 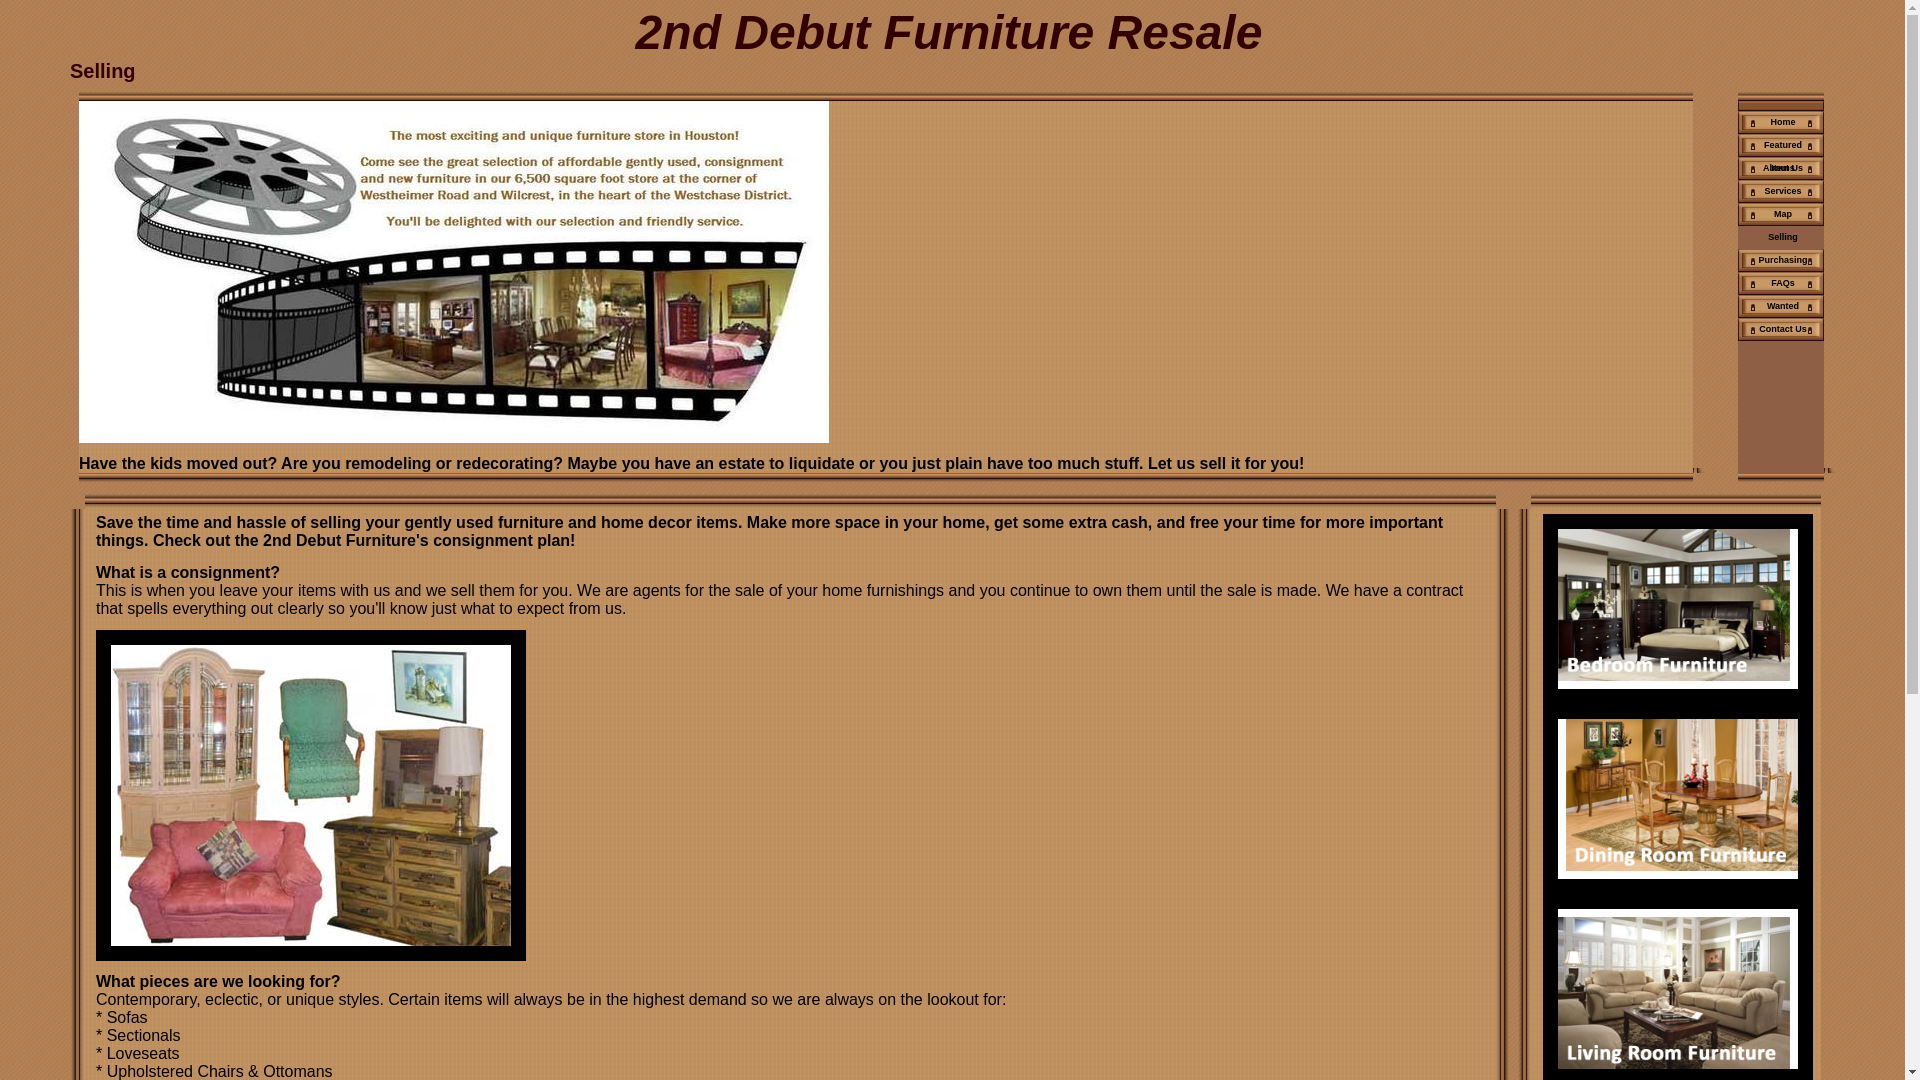 What do you see at coordinates (1780, 122) in the screenshot?
I see `'Home'` at bounding box center [1780, 122].